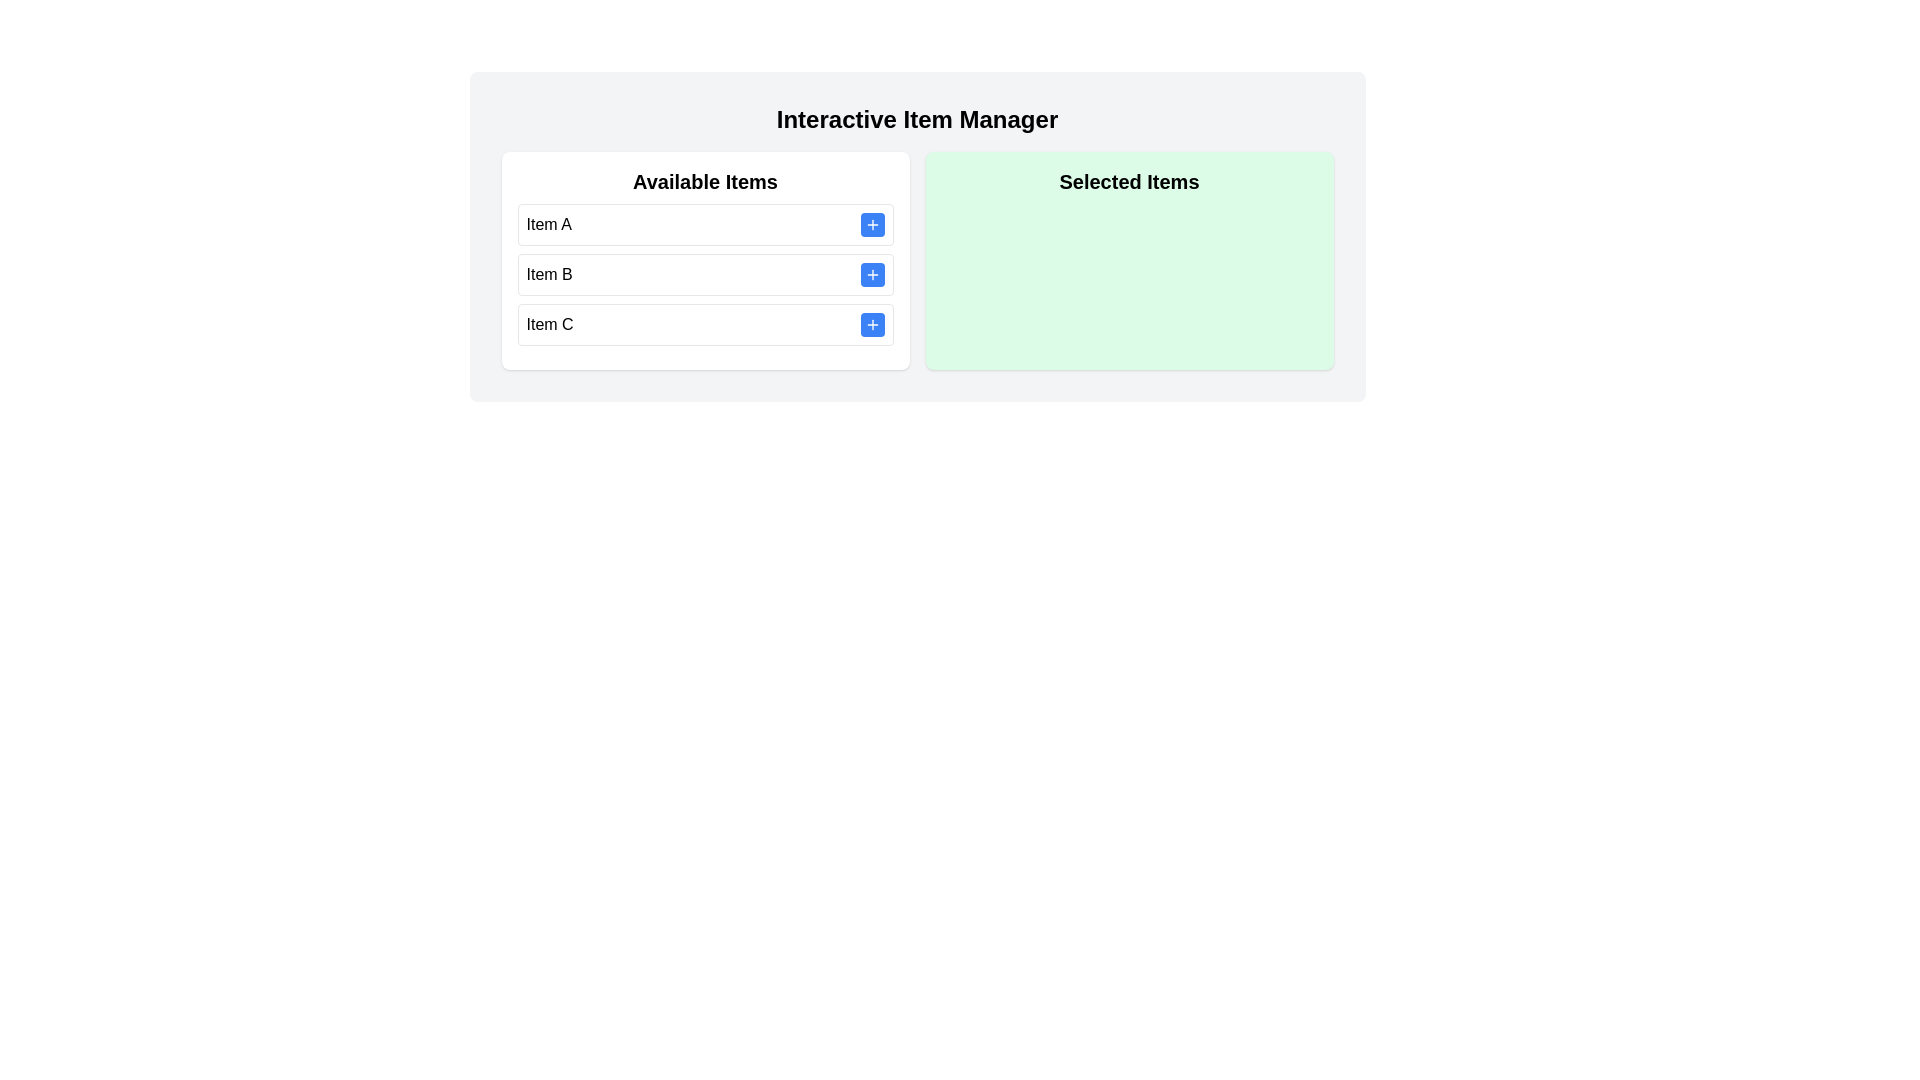 The height and width of the screenshot is (1080, 1920). I want to click on the button with an icon that adds 'Item B' to the 'Selected Items' list, so click(872, 274).